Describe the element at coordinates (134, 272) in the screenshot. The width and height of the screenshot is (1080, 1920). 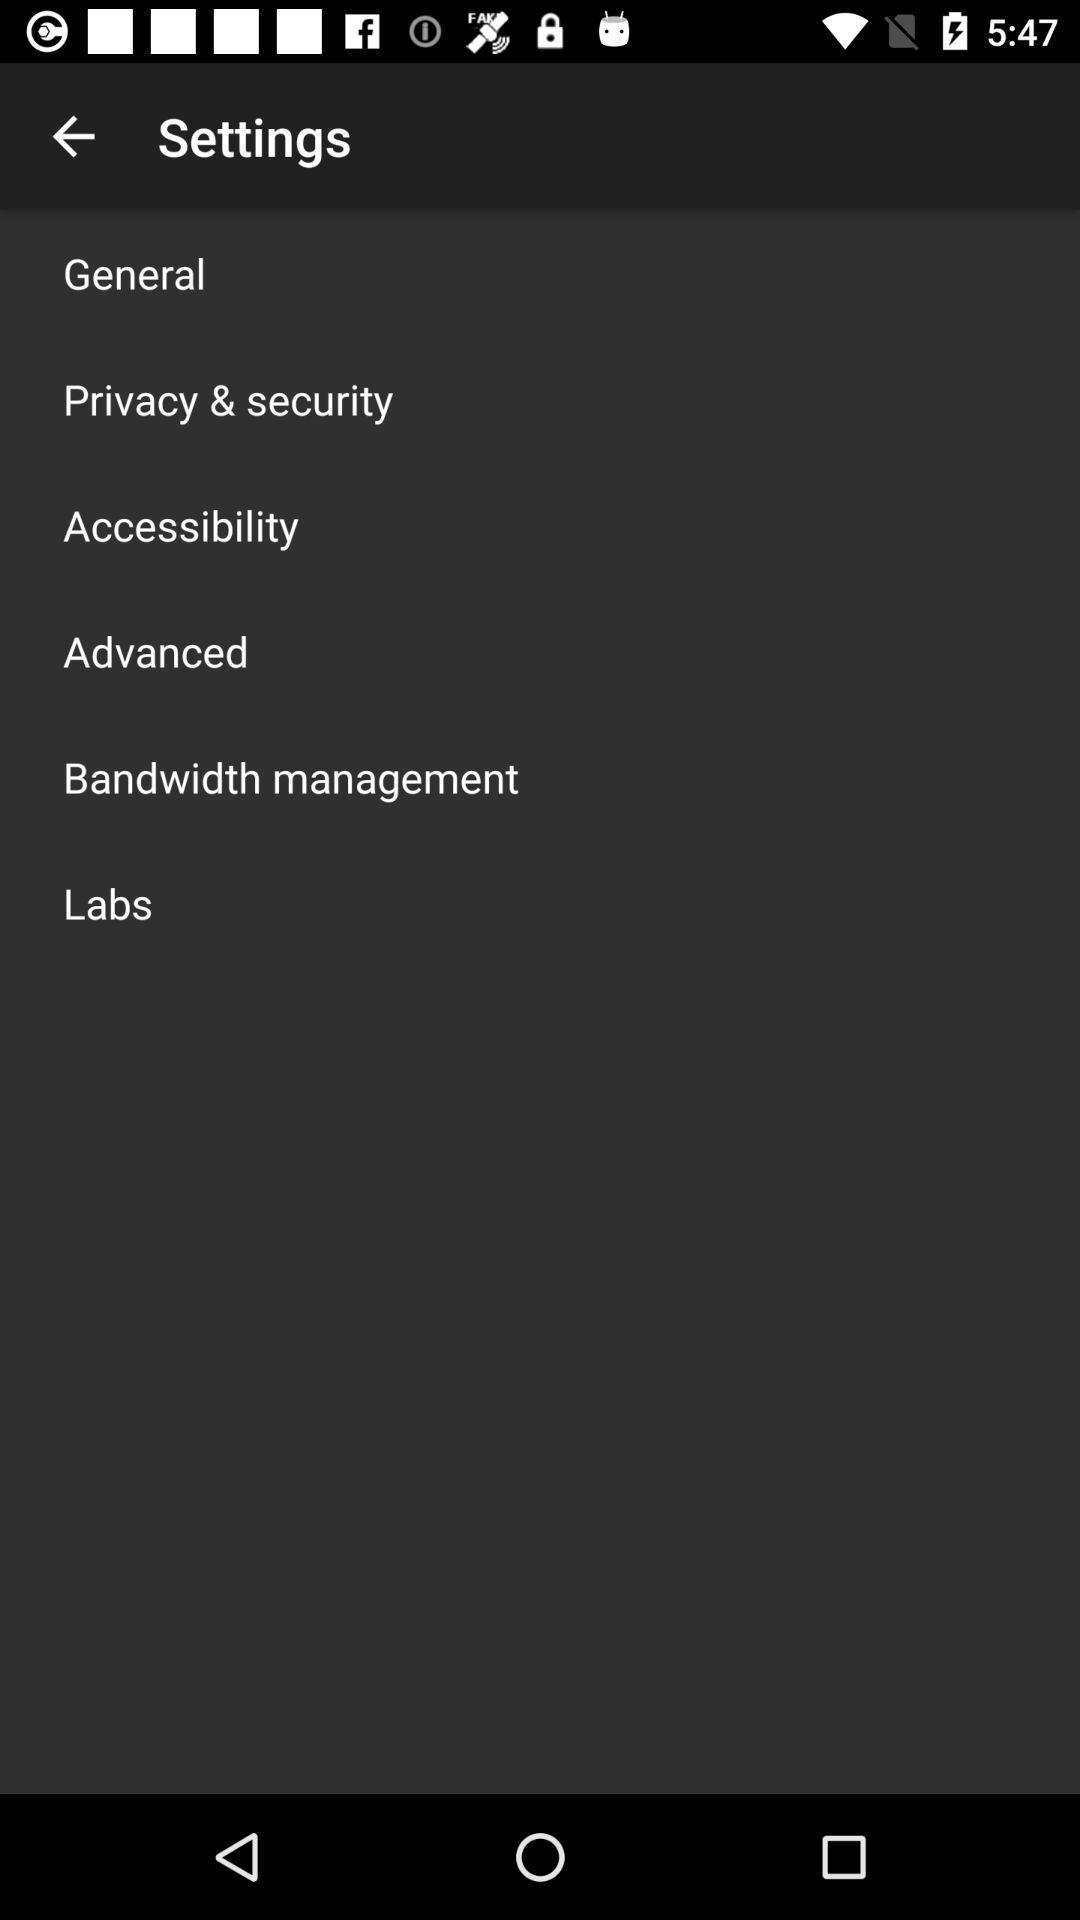
I see `app above privacy & security icon` at that location.